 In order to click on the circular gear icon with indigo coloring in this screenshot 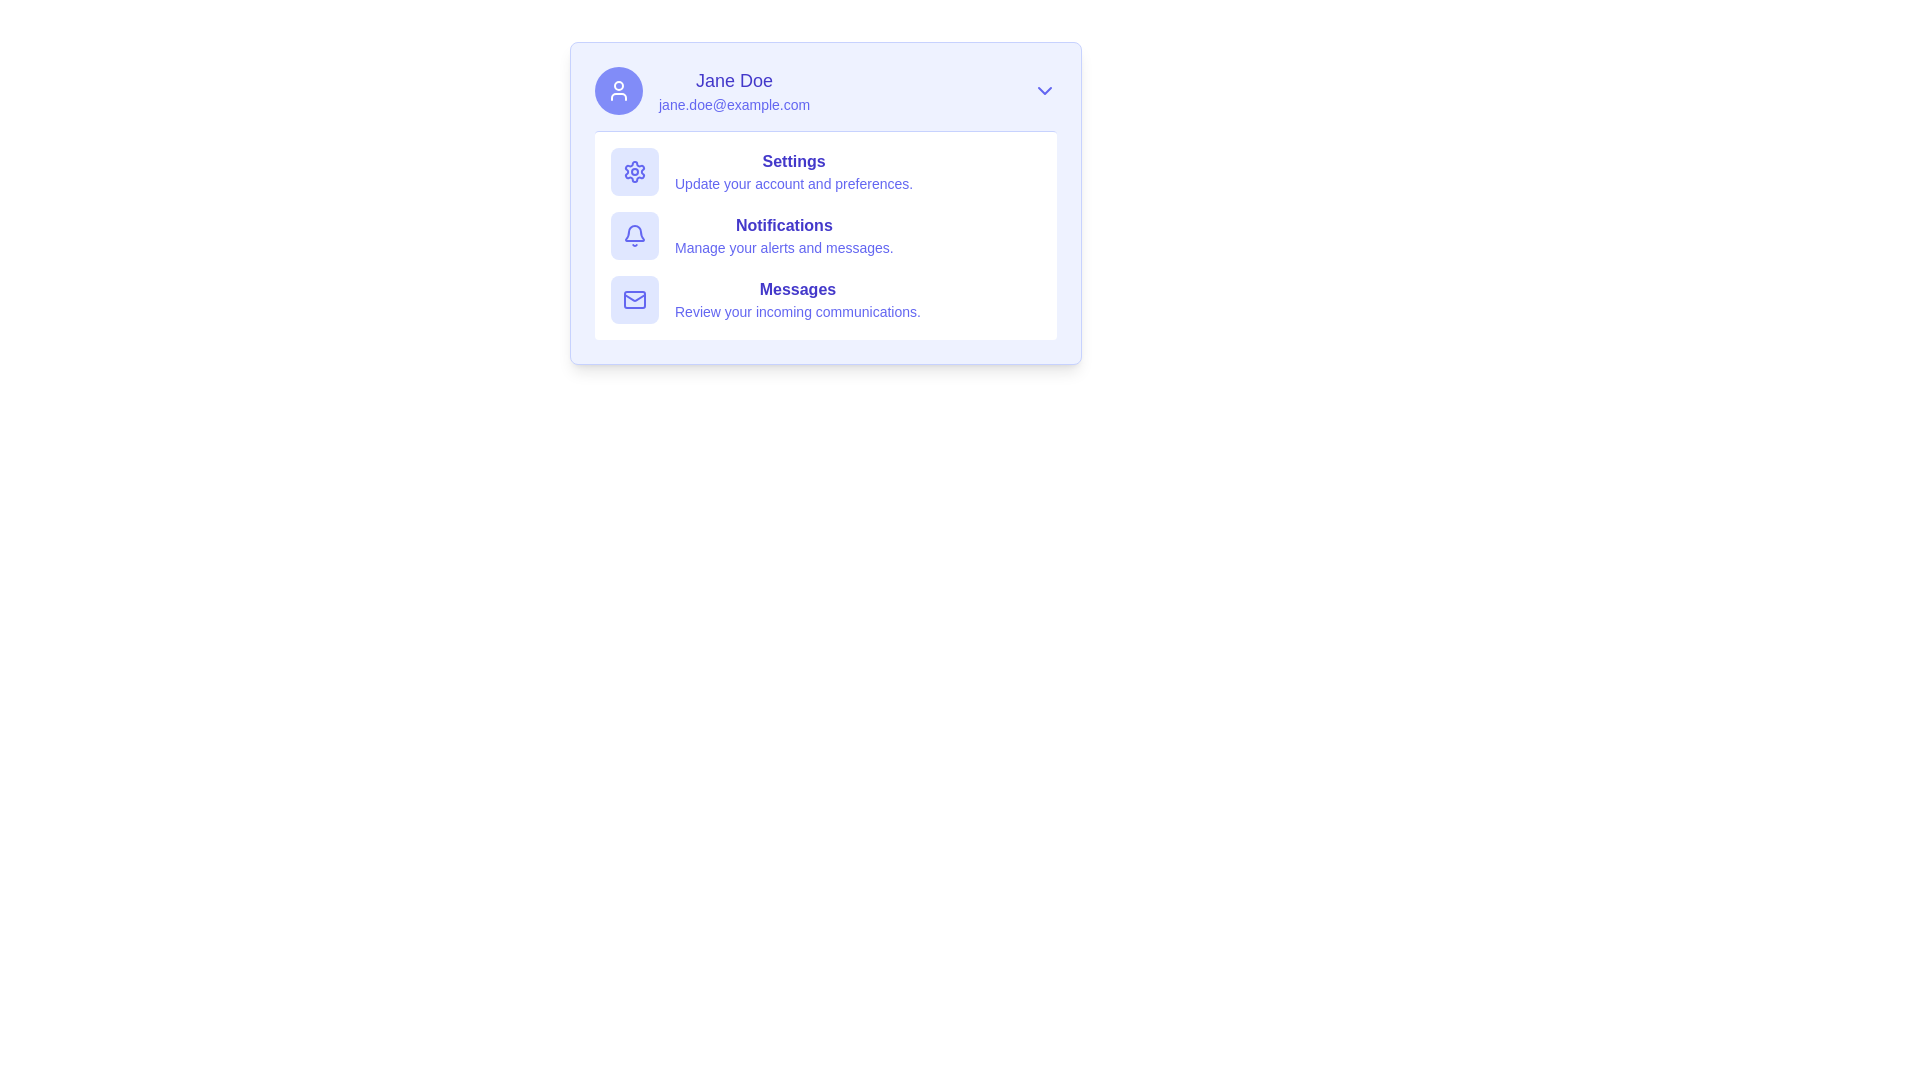, I will do `click(633, 171)`.